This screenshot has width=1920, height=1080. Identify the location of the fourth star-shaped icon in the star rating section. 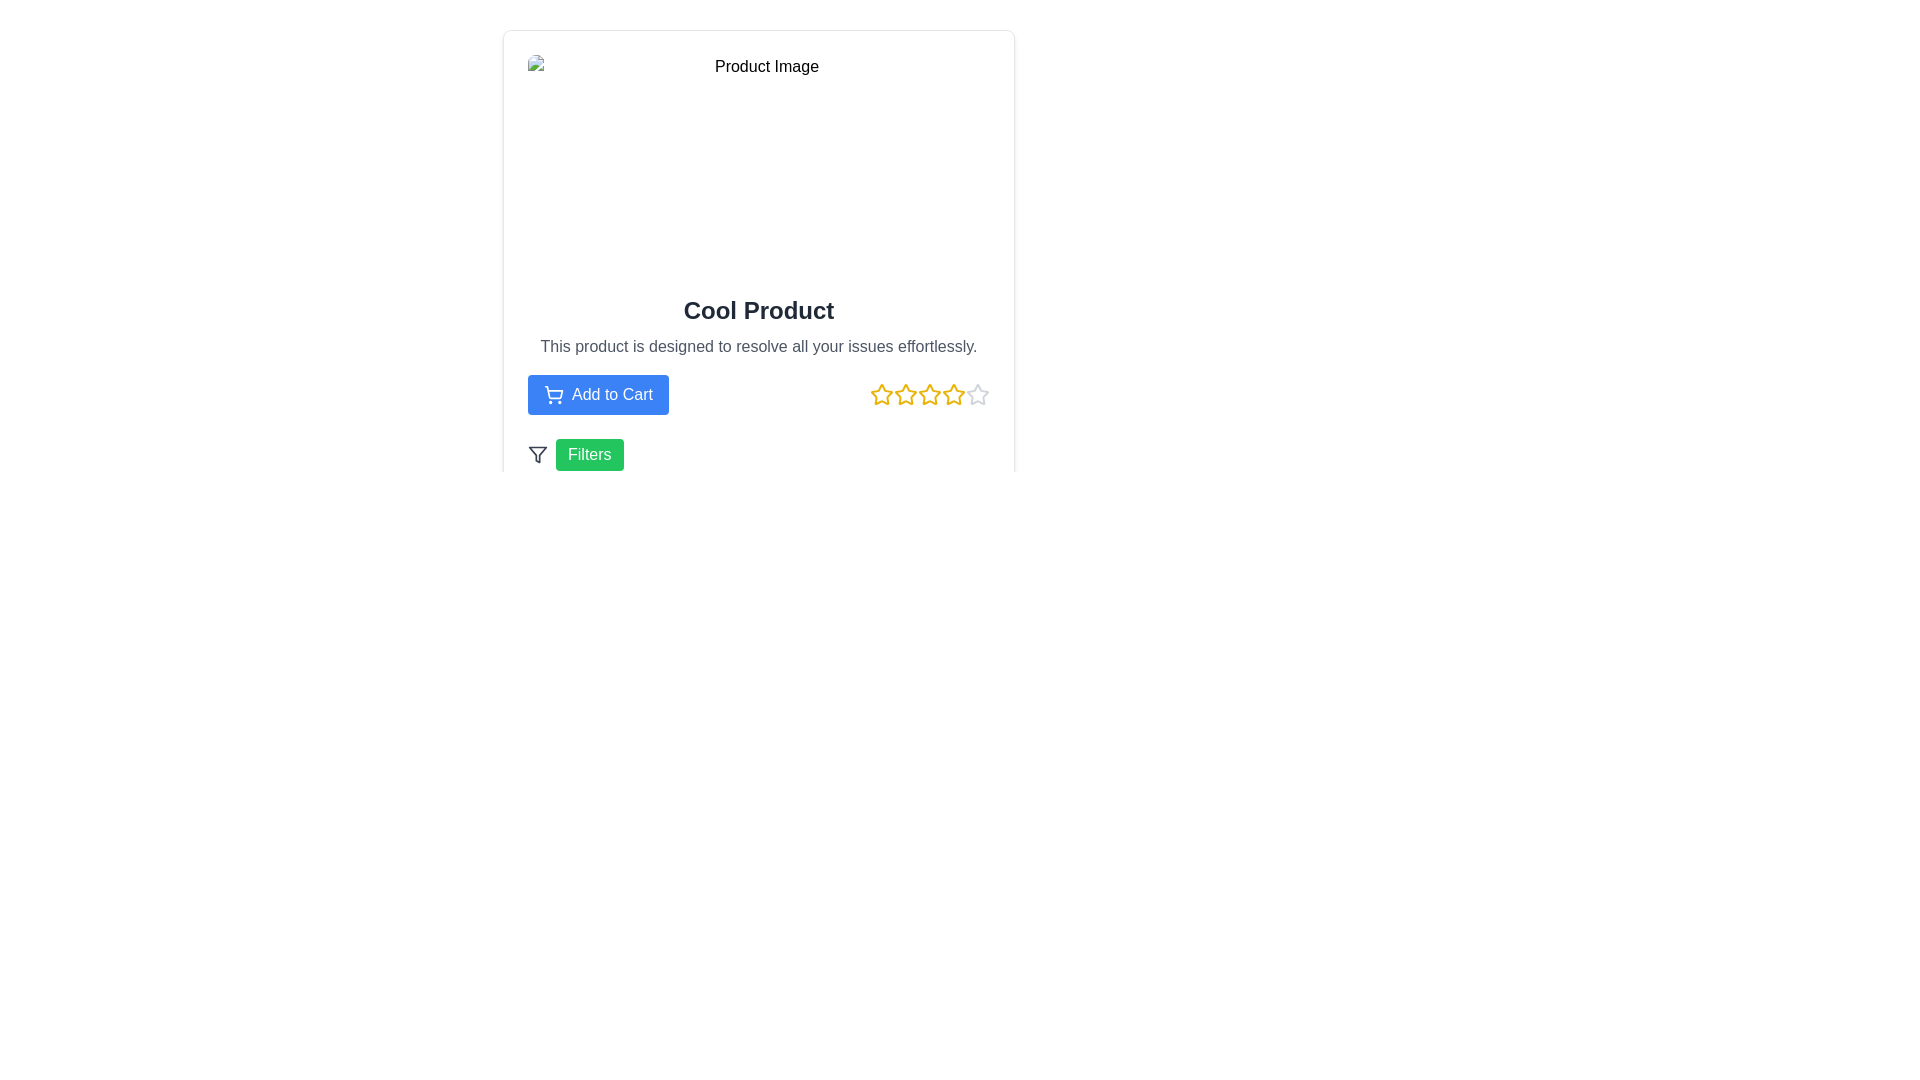
(953, 394).